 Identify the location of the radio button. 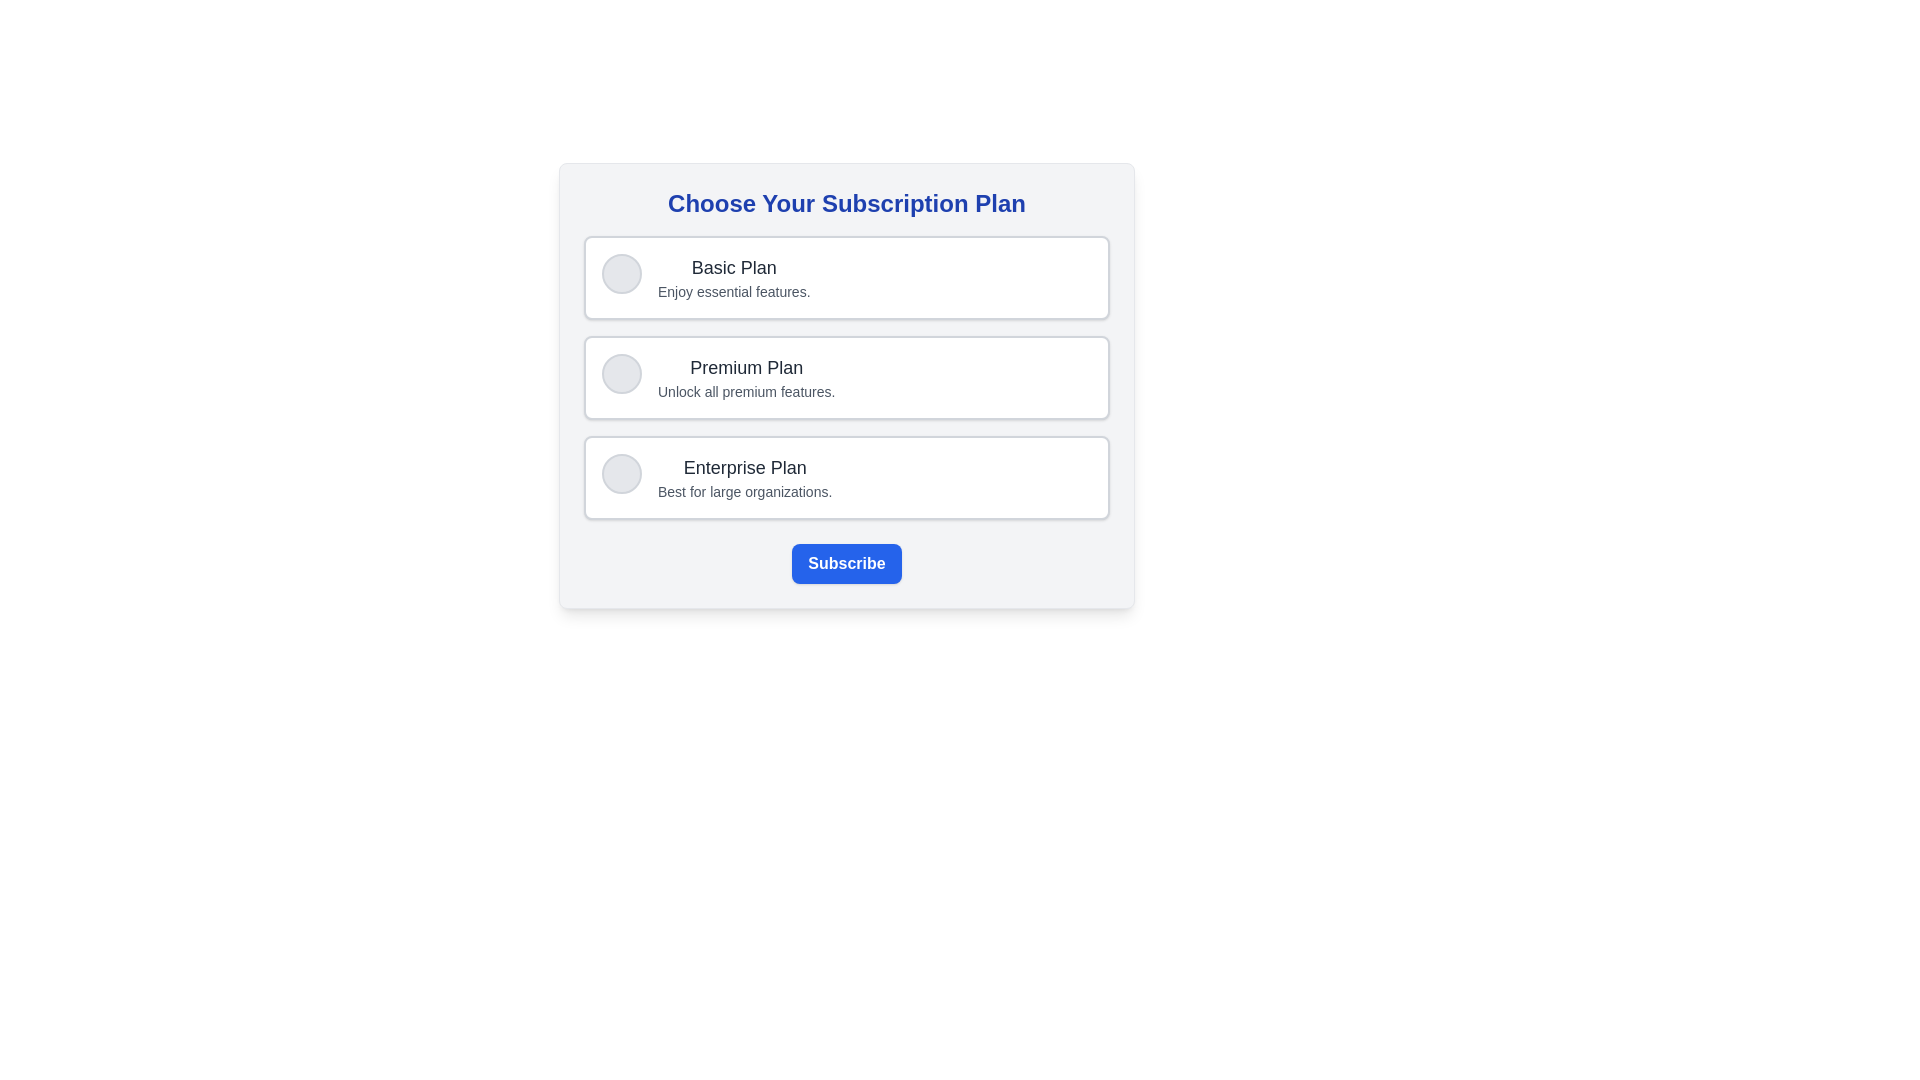
(621, 474).